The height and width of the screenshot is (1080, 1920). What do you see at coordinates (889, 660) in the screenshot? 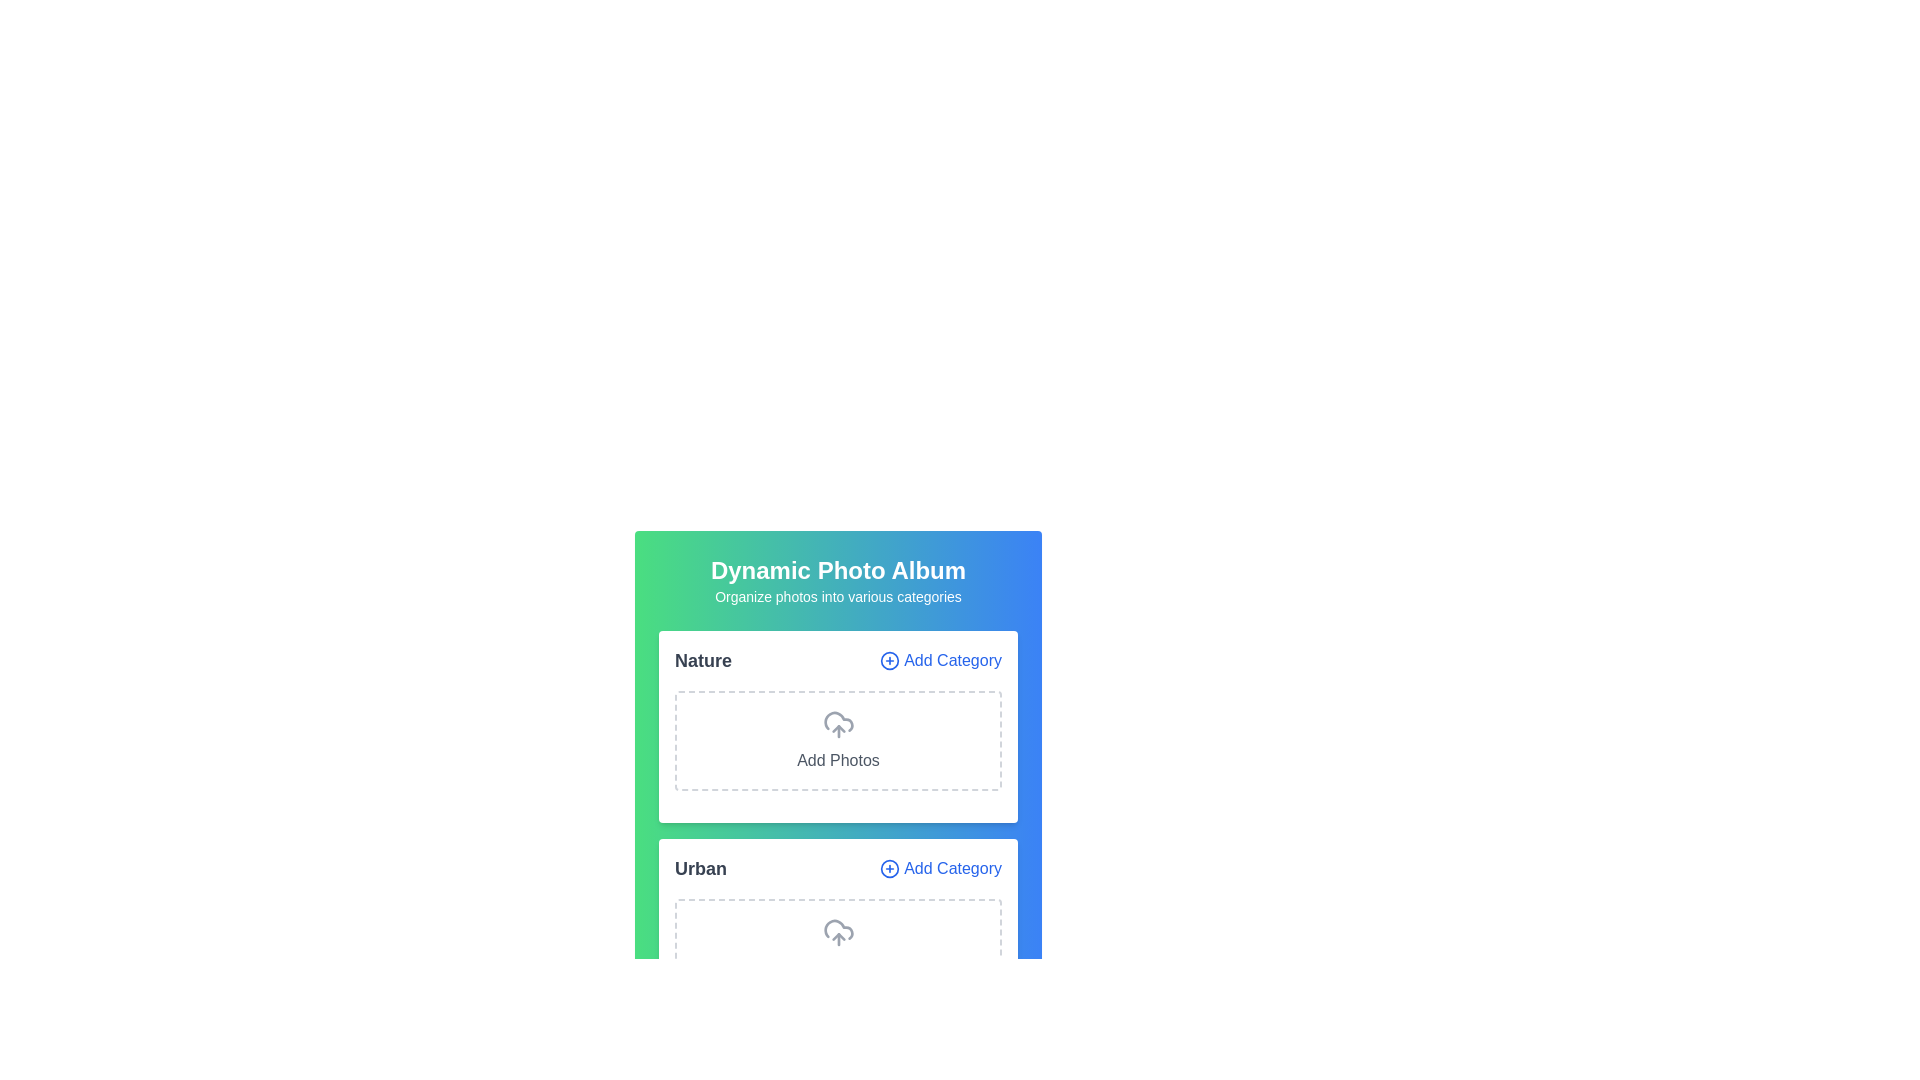
I see `the circular icon within the interactive SVG component located in the top-right corner of the 'Nature' category block, near the 'Add Category' label` at bounding box center [889, 660].